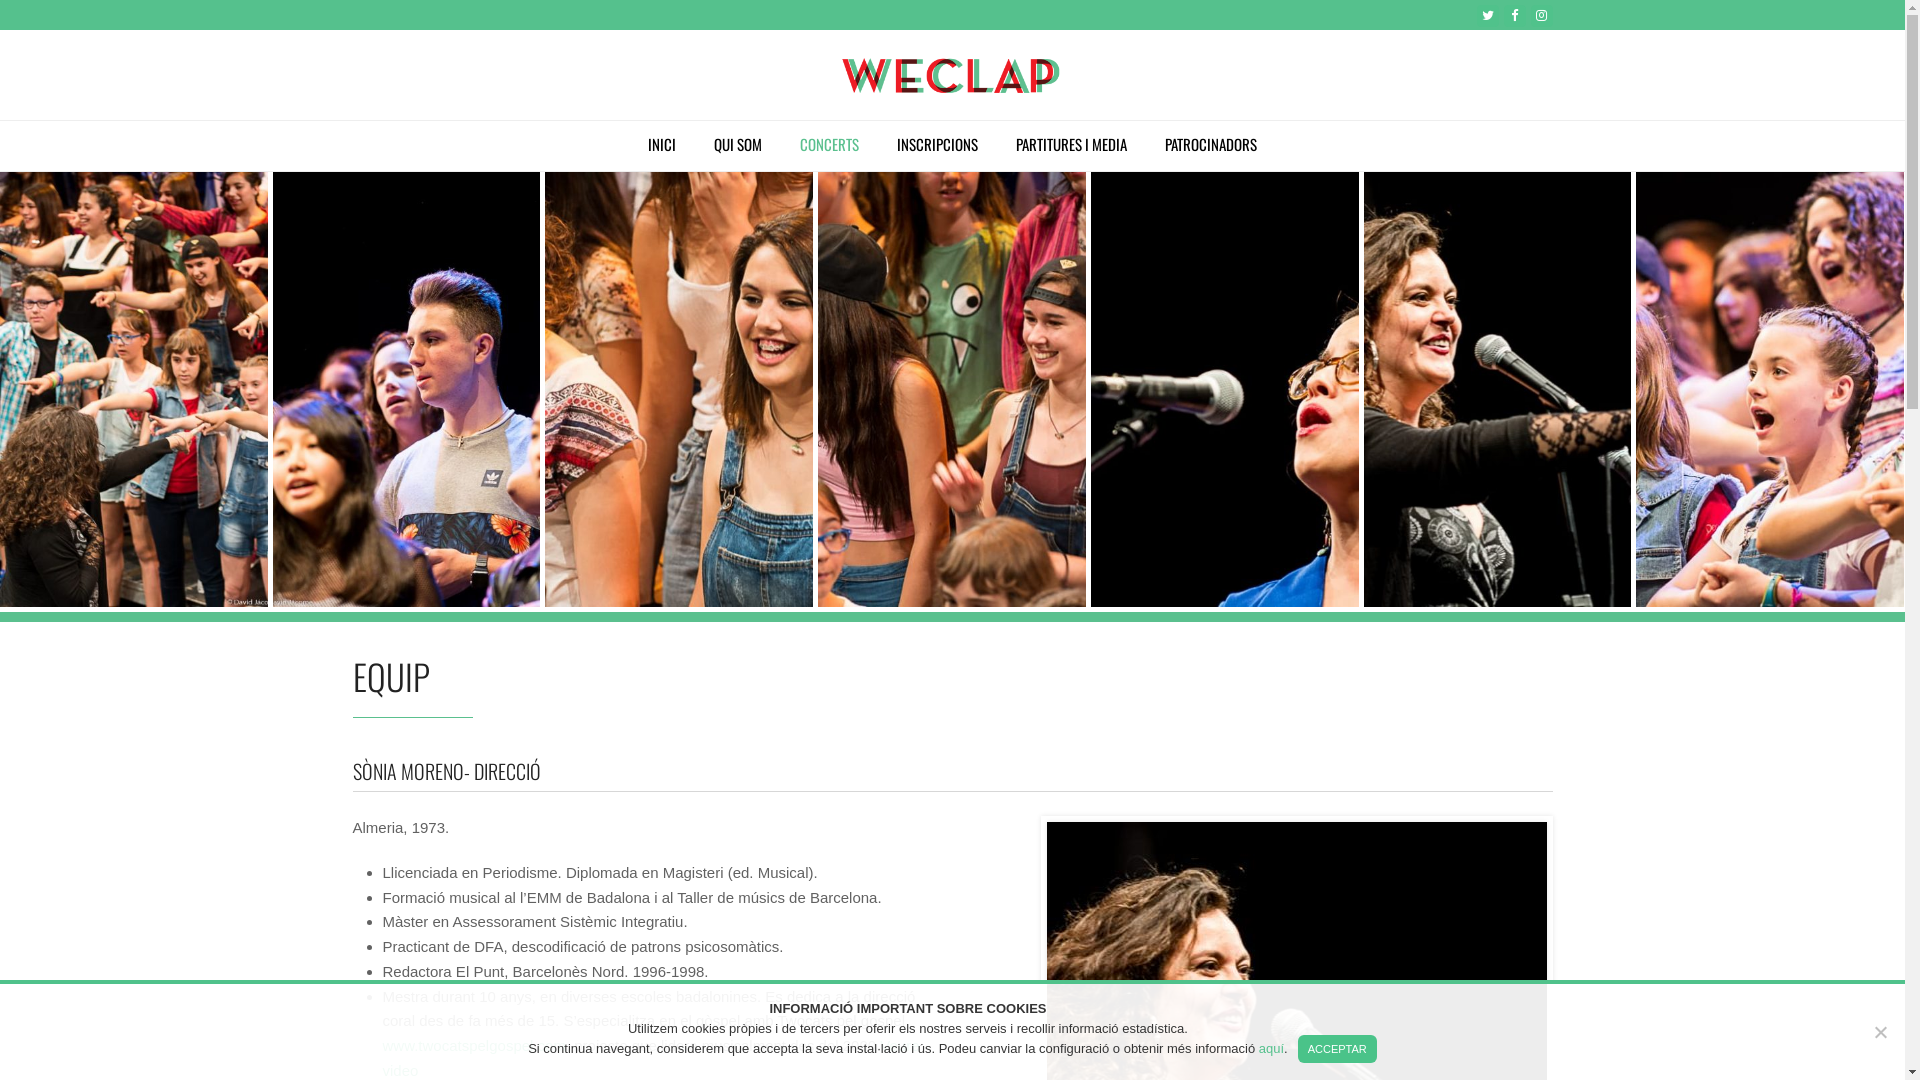 The height and width of the screenshot is (1080, 1920). What do you see at coordinates (936, 145) in the screenshot?
I see `'INSCRIPCIONS'` at bounding box center [936, 145].